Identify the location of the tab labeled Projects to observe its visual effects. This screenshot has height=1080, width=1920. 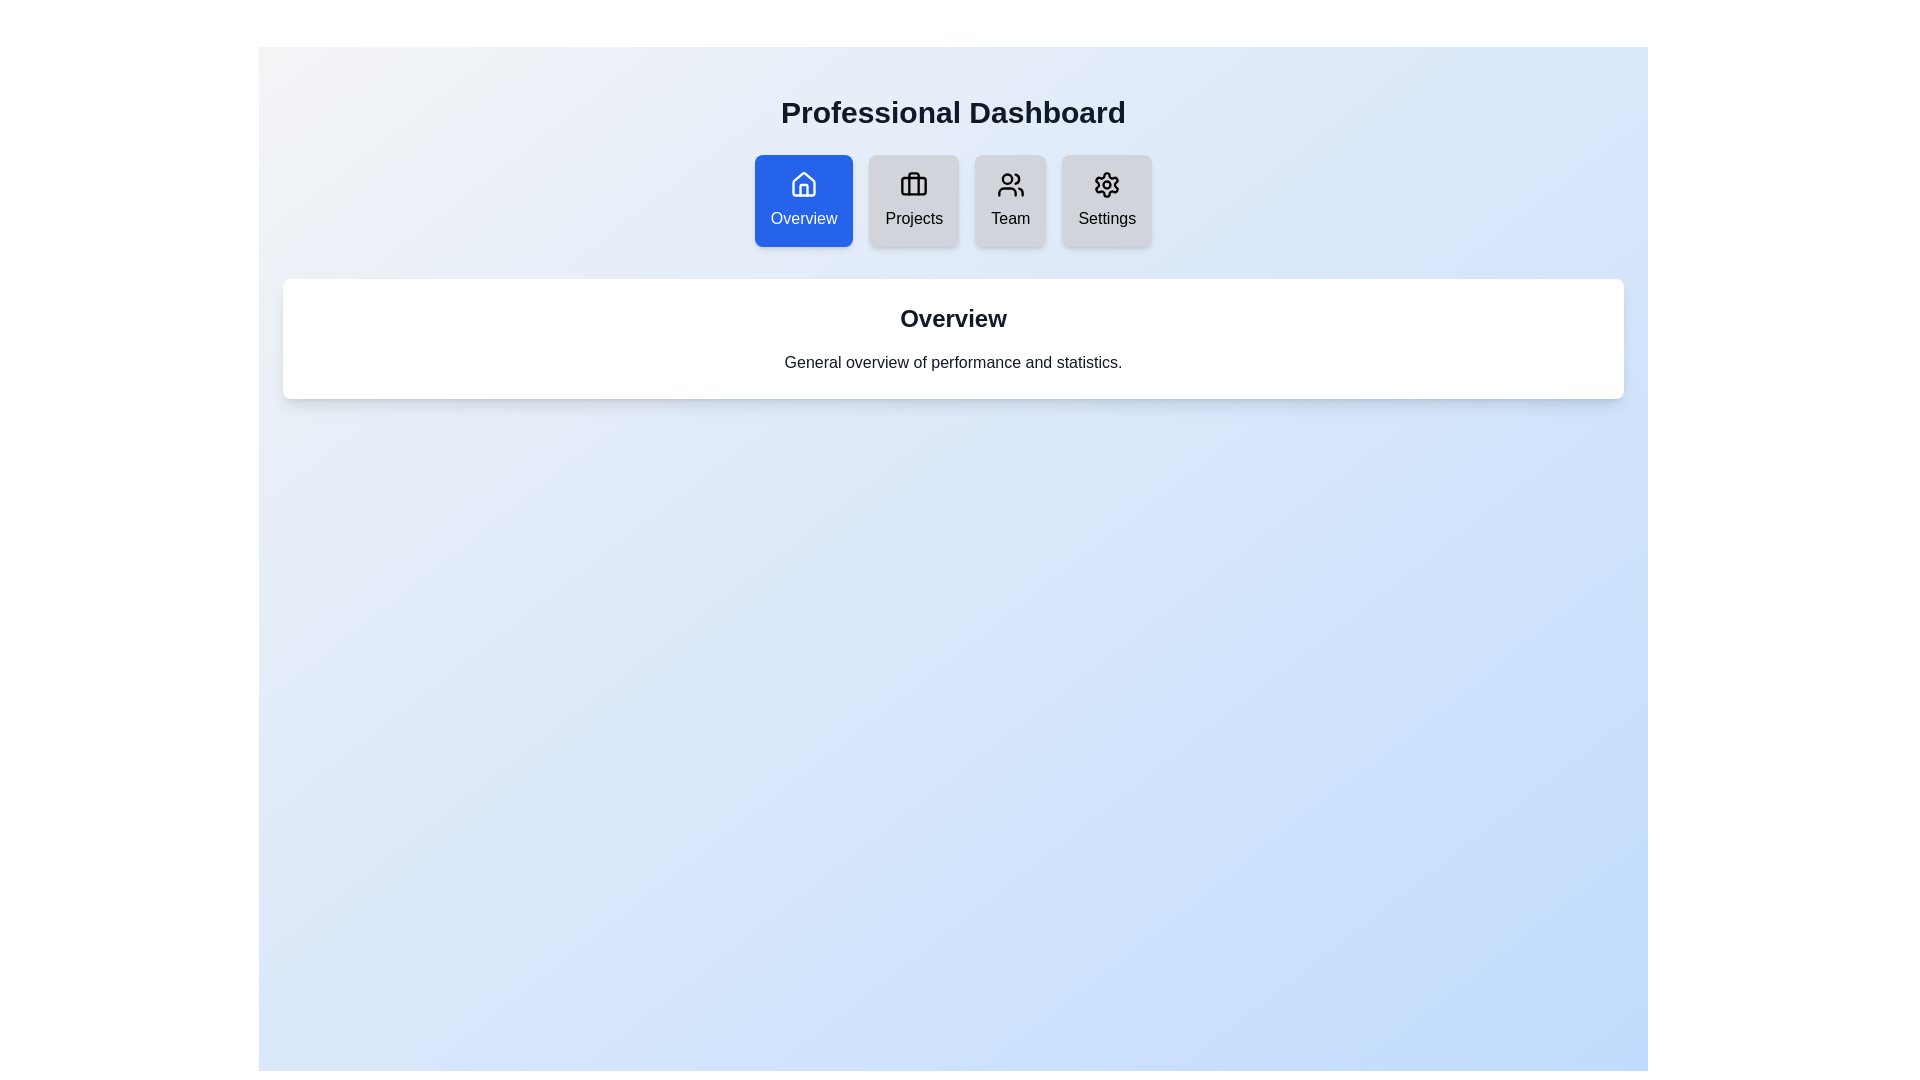
(913, 200).